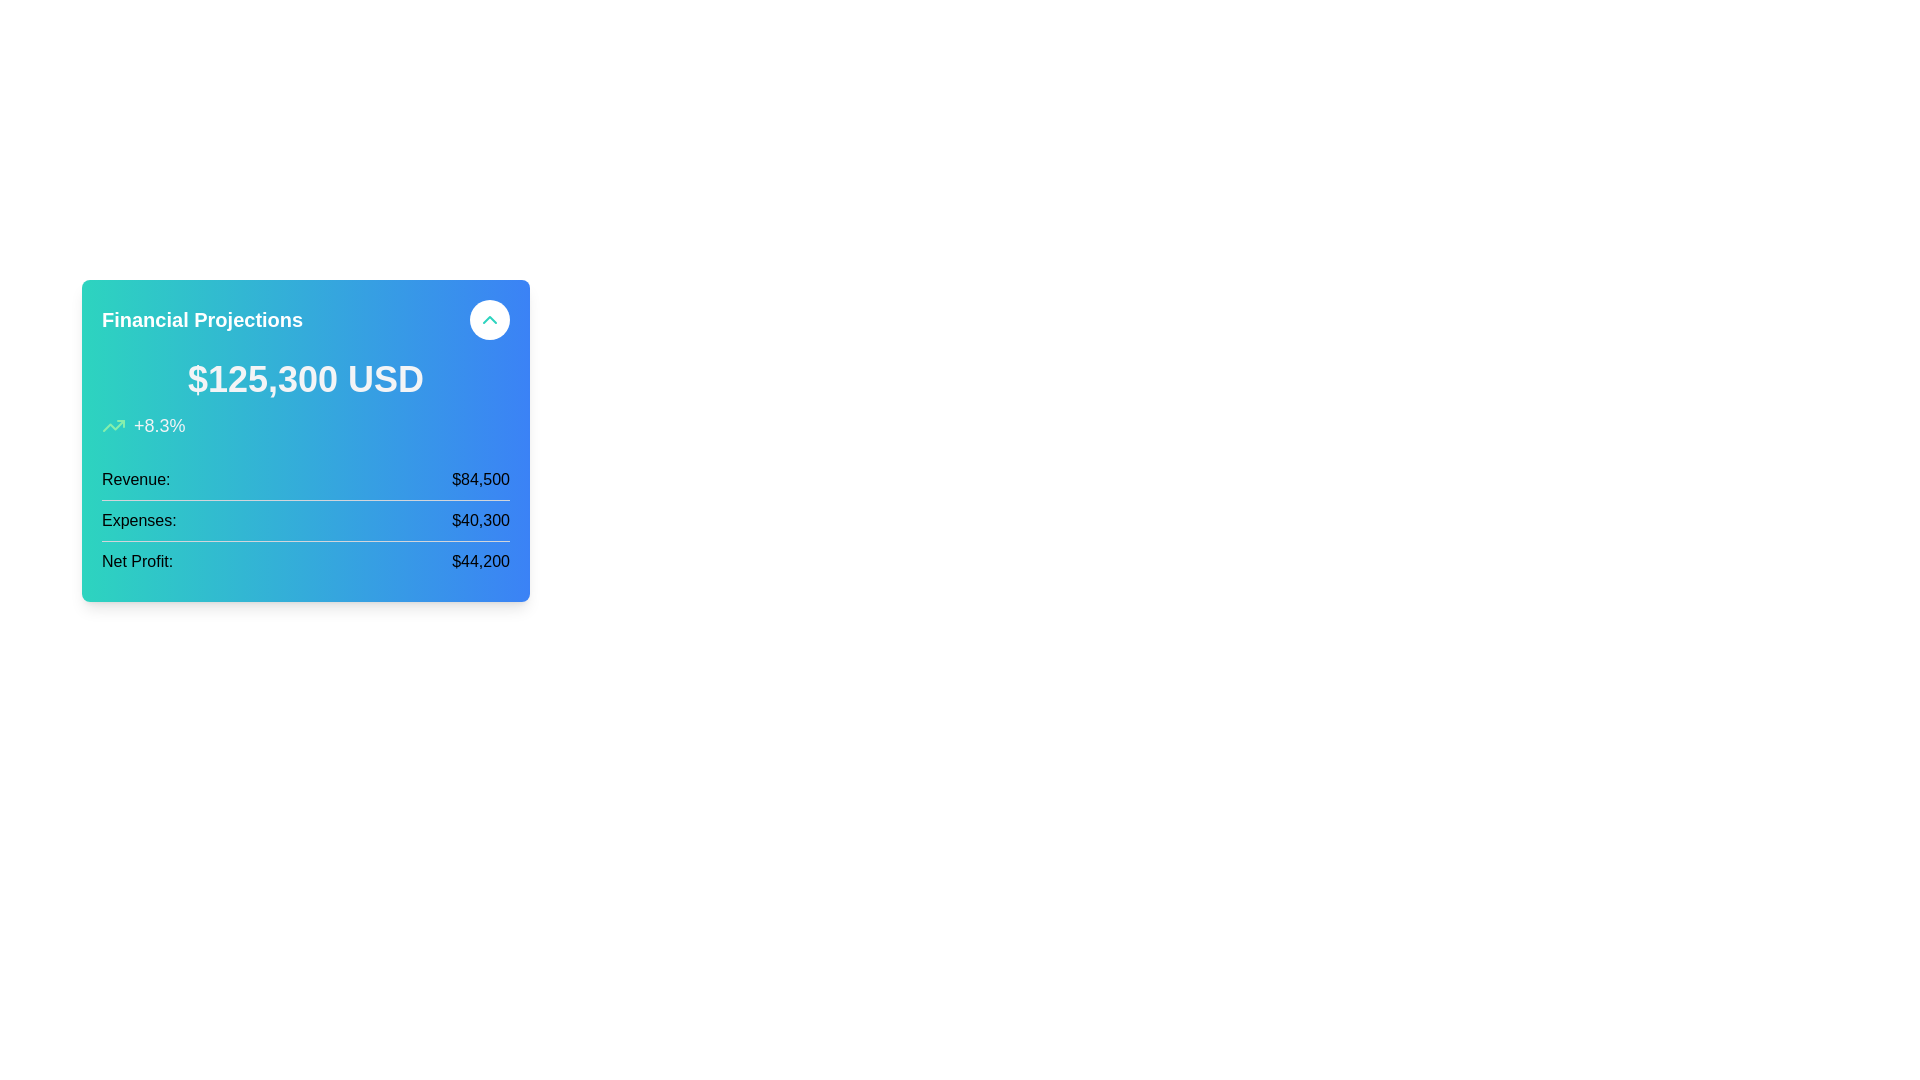  I want to click on revenue amount displayed in the Text label located on the right side of the 'Revenue:' label in the financial summary section, so click(481, 479).